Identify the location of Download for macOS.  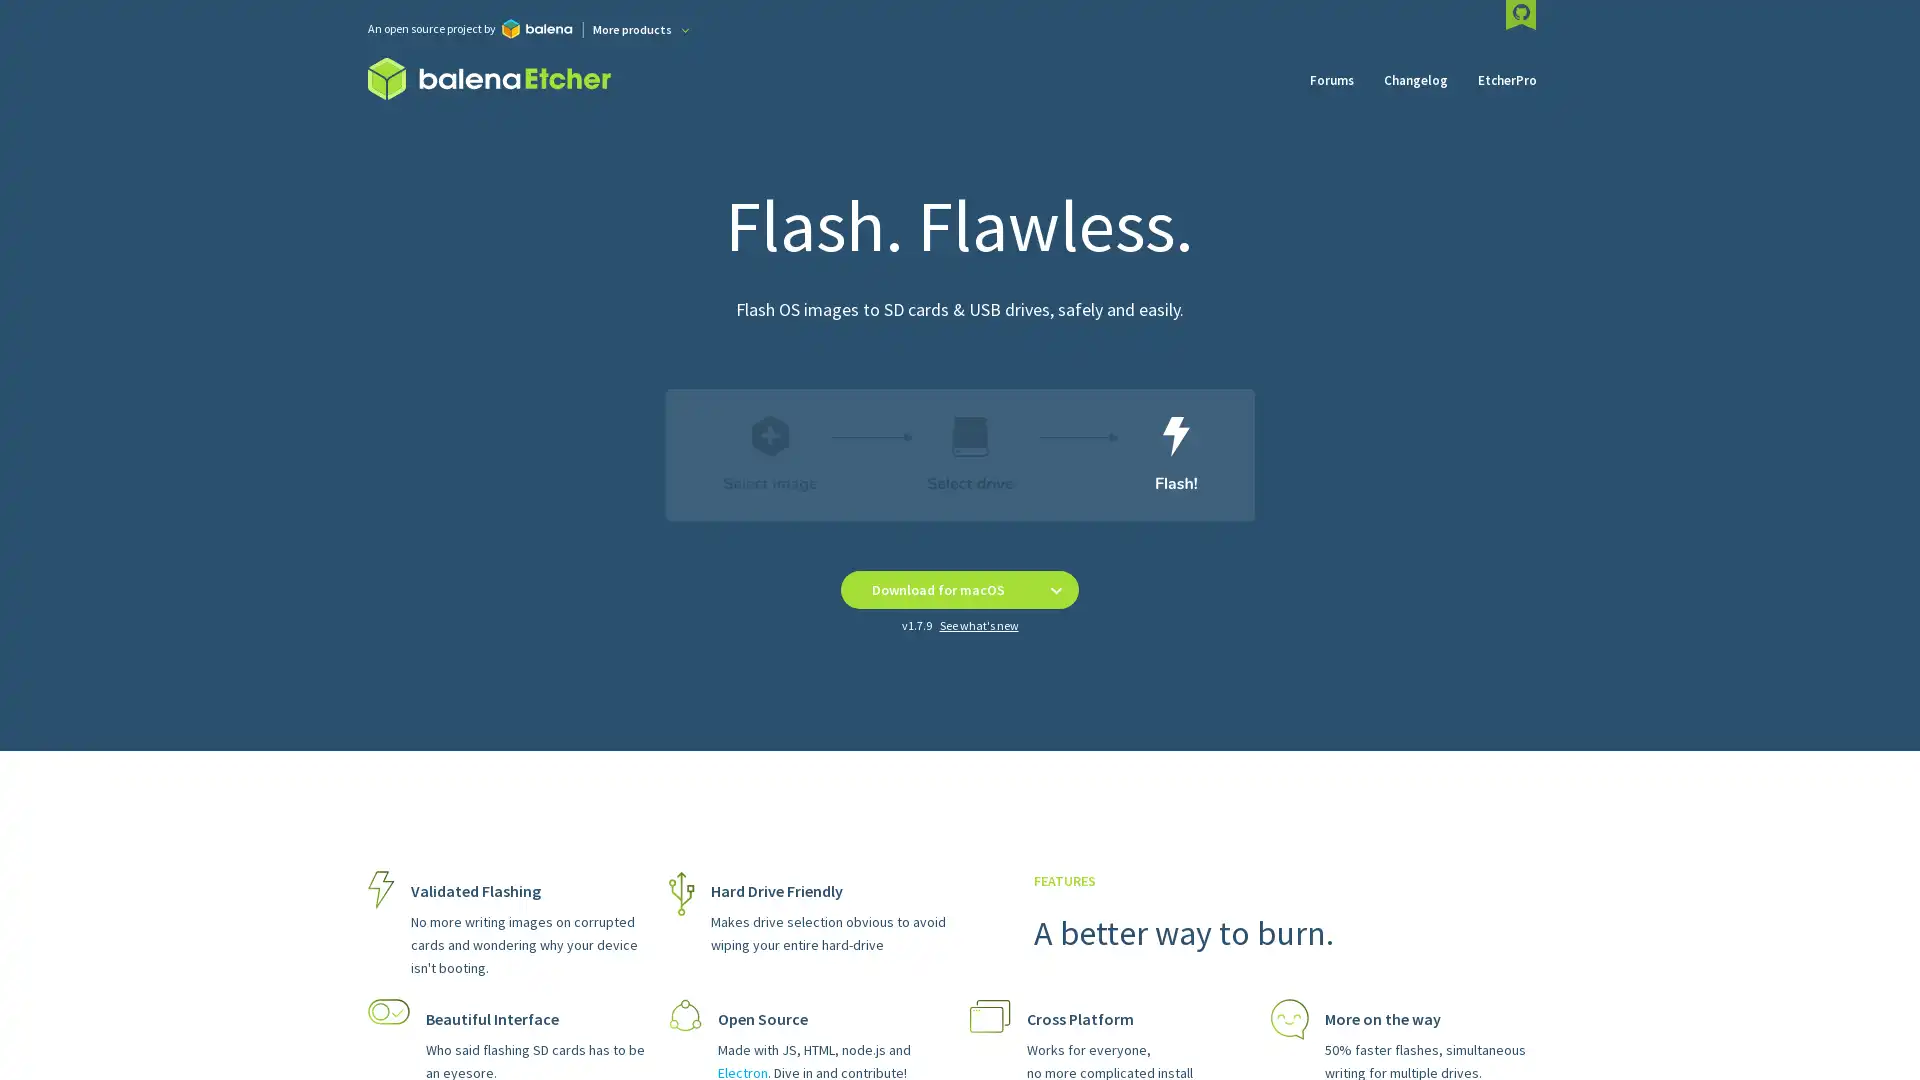
(936, 589).